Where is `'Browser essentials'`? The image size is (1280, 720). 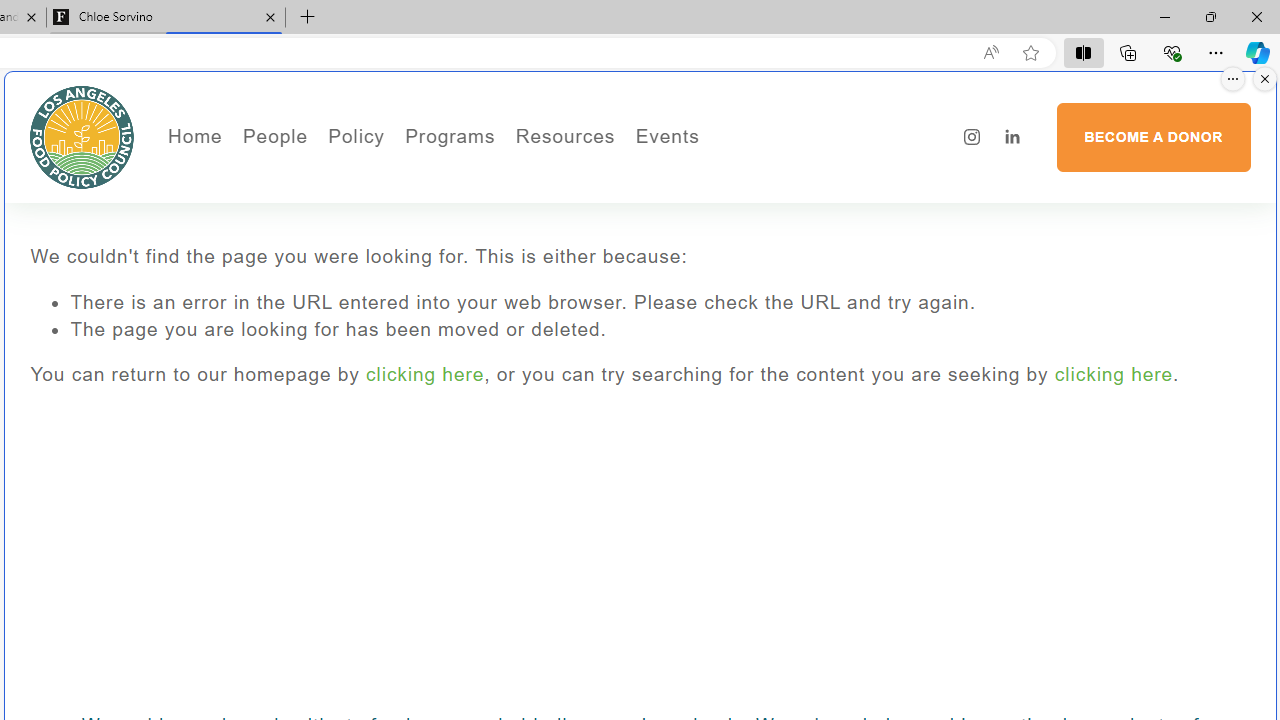 'Browser essentials' is located at coordinates (1171, 51).